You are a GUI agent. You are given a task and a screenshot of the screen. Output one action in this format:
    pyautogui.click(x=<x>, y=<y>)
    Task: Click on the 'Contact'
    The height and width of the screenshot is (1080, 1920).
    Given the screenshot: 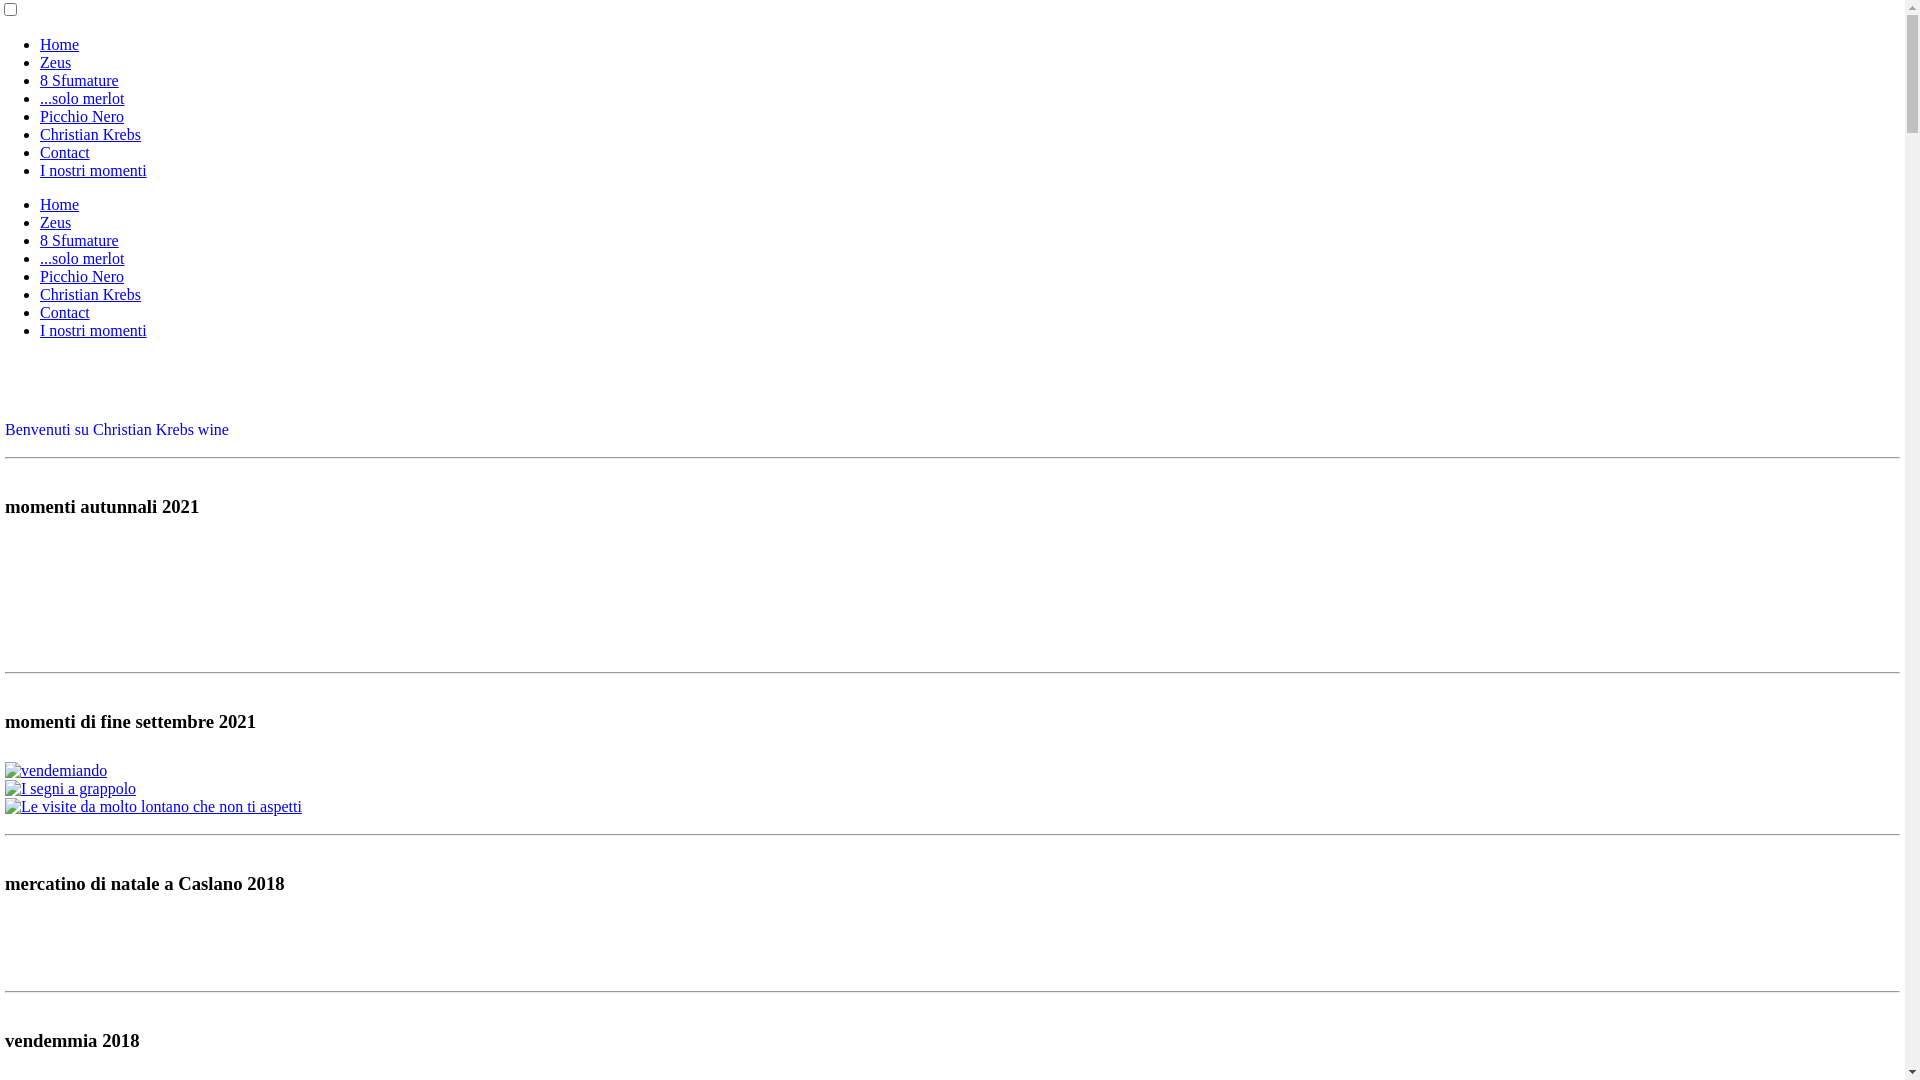 What is the action you would take?
    pyautogui.click(x=65, y=312)
    